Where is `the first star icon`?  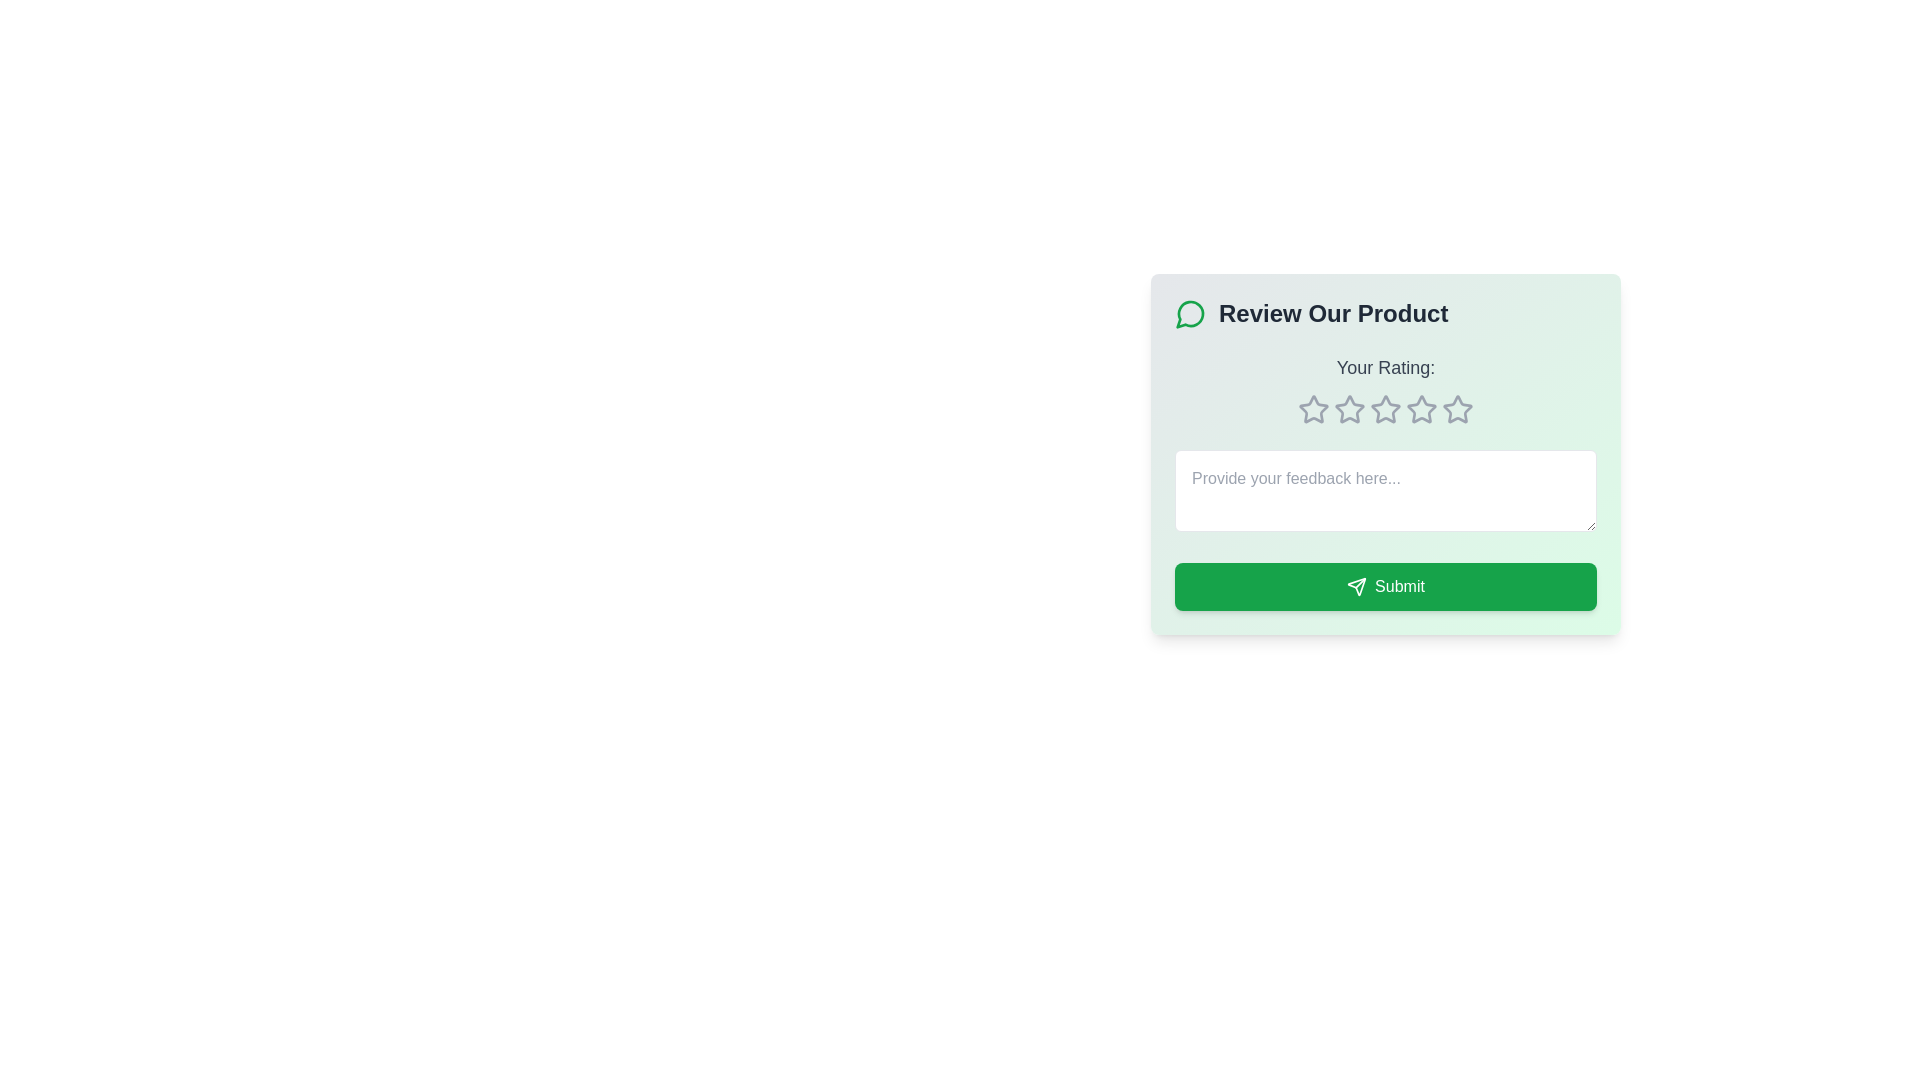
the first star icon is located at coordinates (1314, 408).